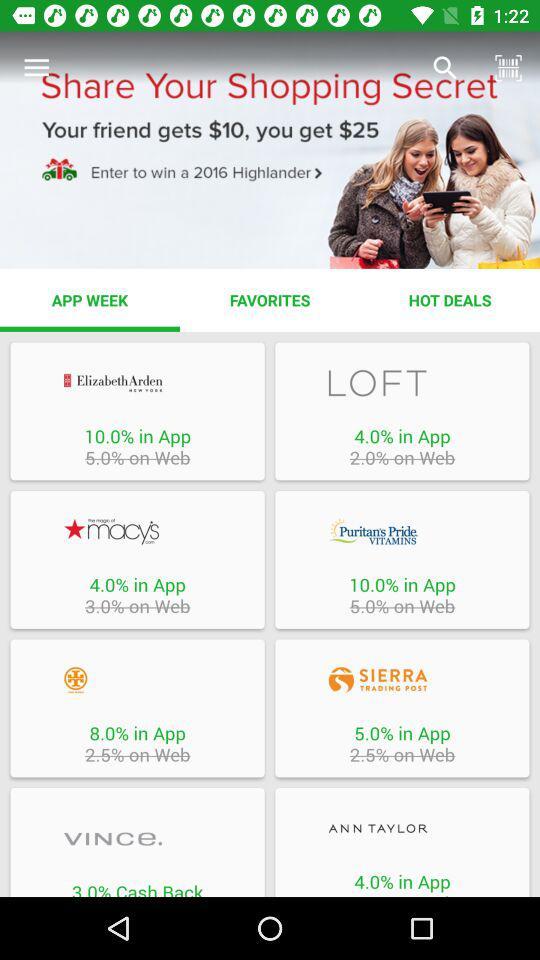 The height and width of the screenshot is (960, 540). What do you see at coordinates (402, 530) in the screenshot?
I see `log into company app` at bounding box center [402, 530].